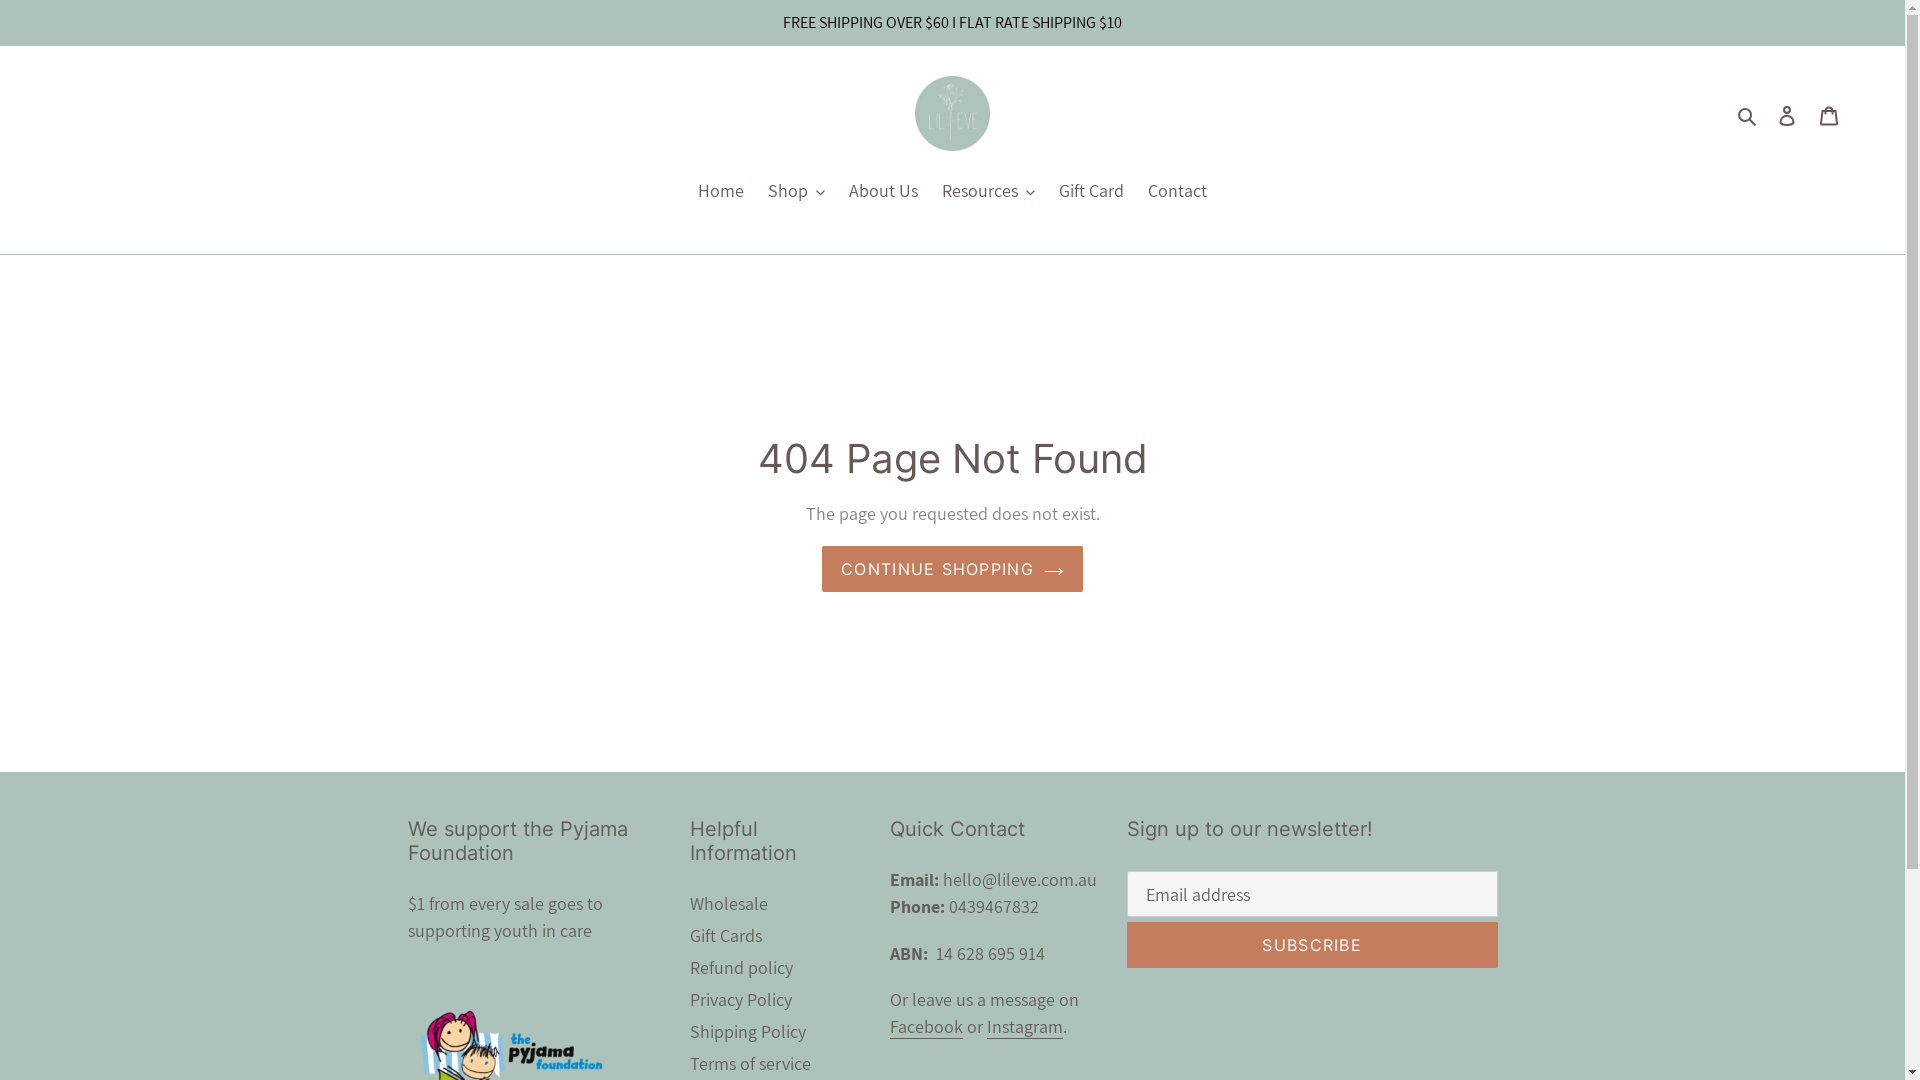 This screenshot has height=1080, width=1920. What do you see at coordinates (1137, 191) in the screenshot?
I see `'Contact'` at bounding box center [1137, 191].